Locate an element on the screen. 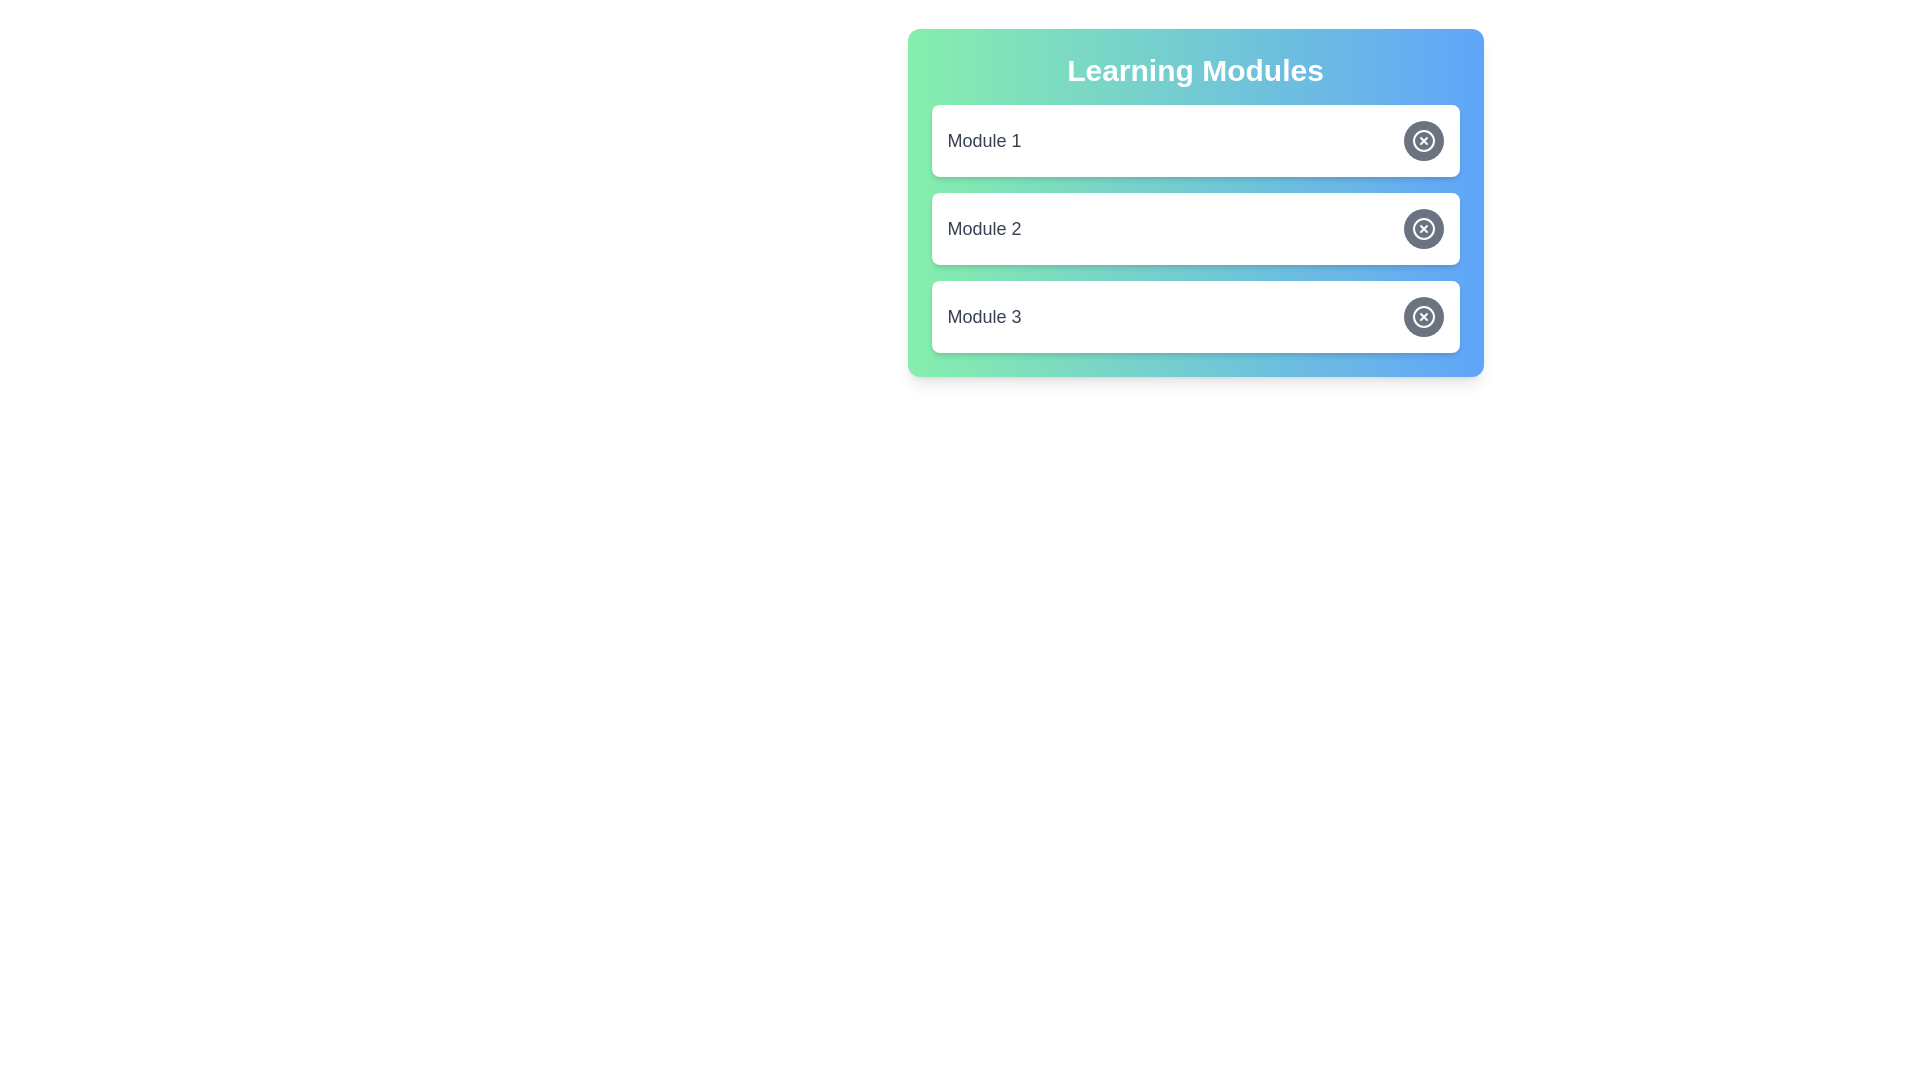 The height and width of the screenshot is (1080, 1920). toggle button for Module 3 to change its state is located at coordinates (1422, 315).